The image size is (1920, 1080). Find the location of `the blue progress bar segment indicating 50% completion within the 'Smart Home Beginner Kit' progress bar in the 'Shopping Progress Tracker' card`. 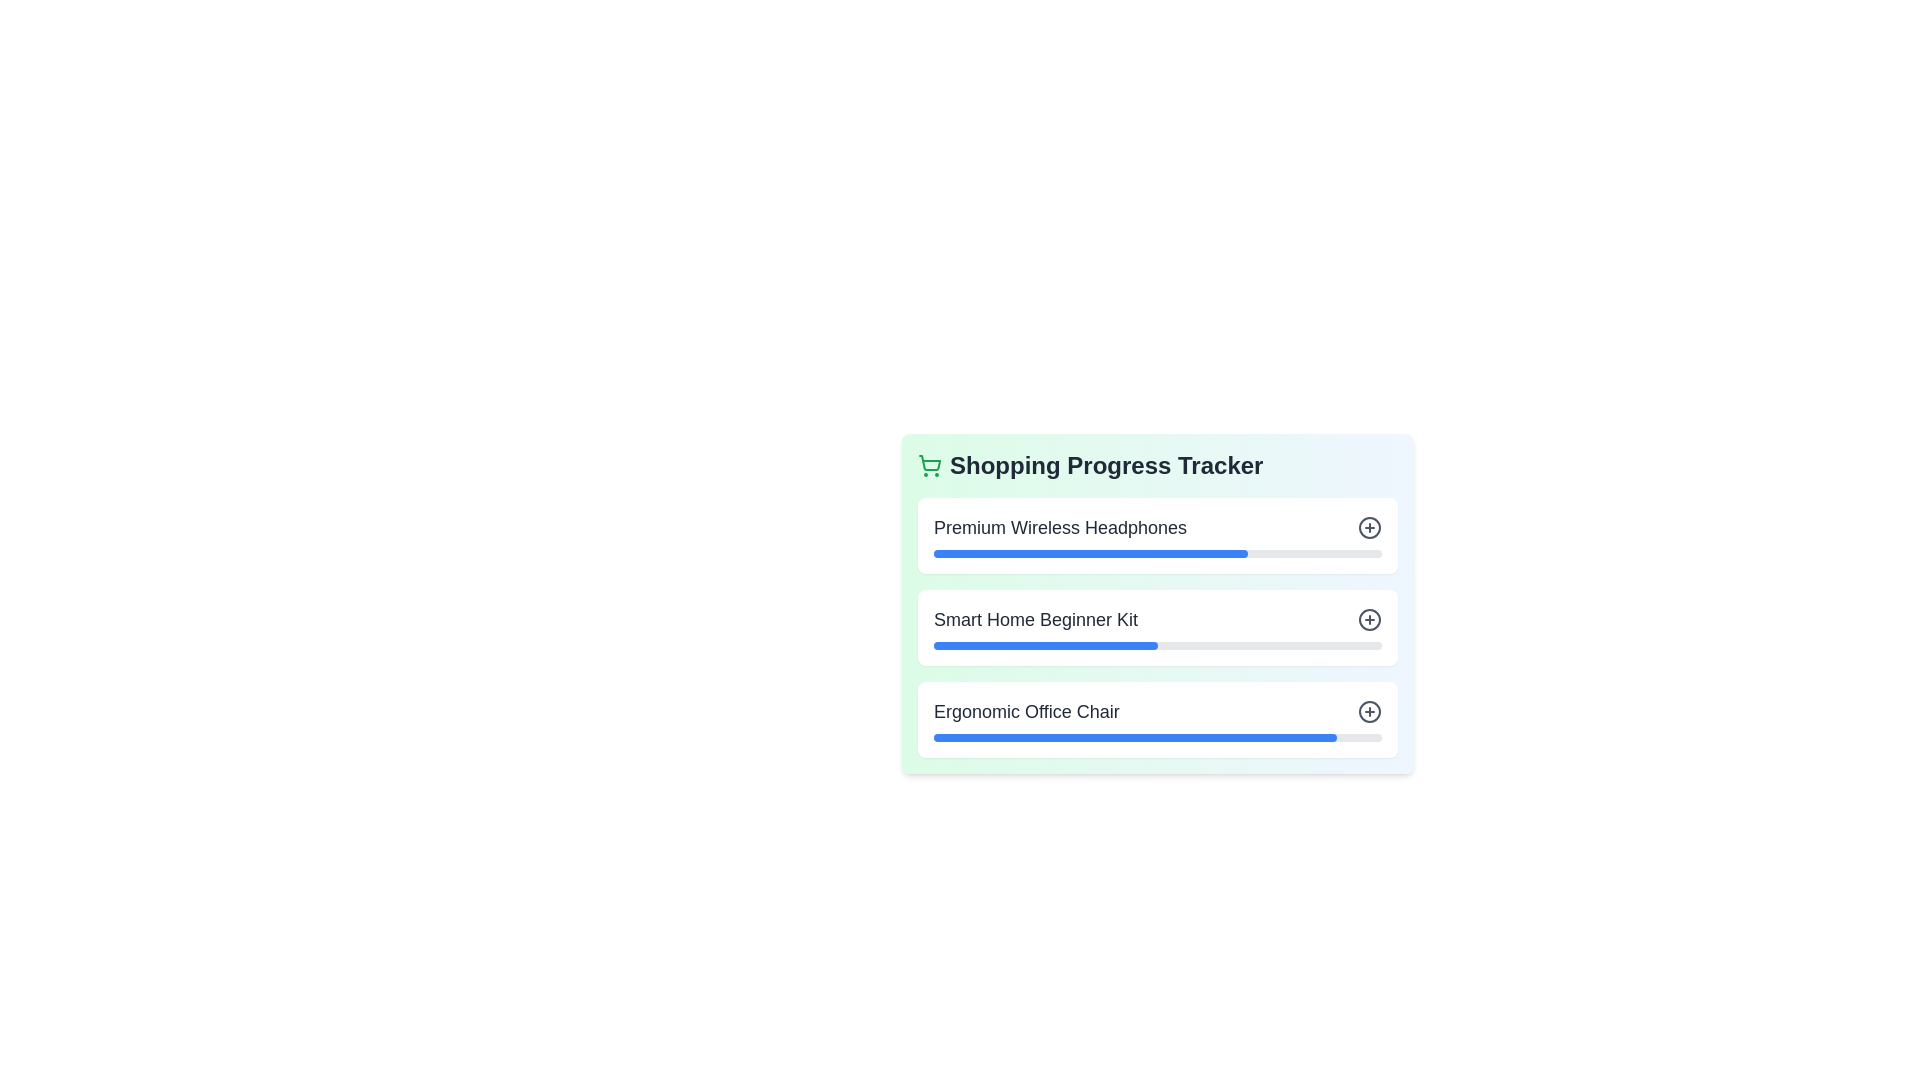

the blue progress bar segment indicating 50% completion within the 'Smart Home Beginner Kit' progress bar in the 'Shopping Progress Tracker' card is located at coordinates (1045, 645).